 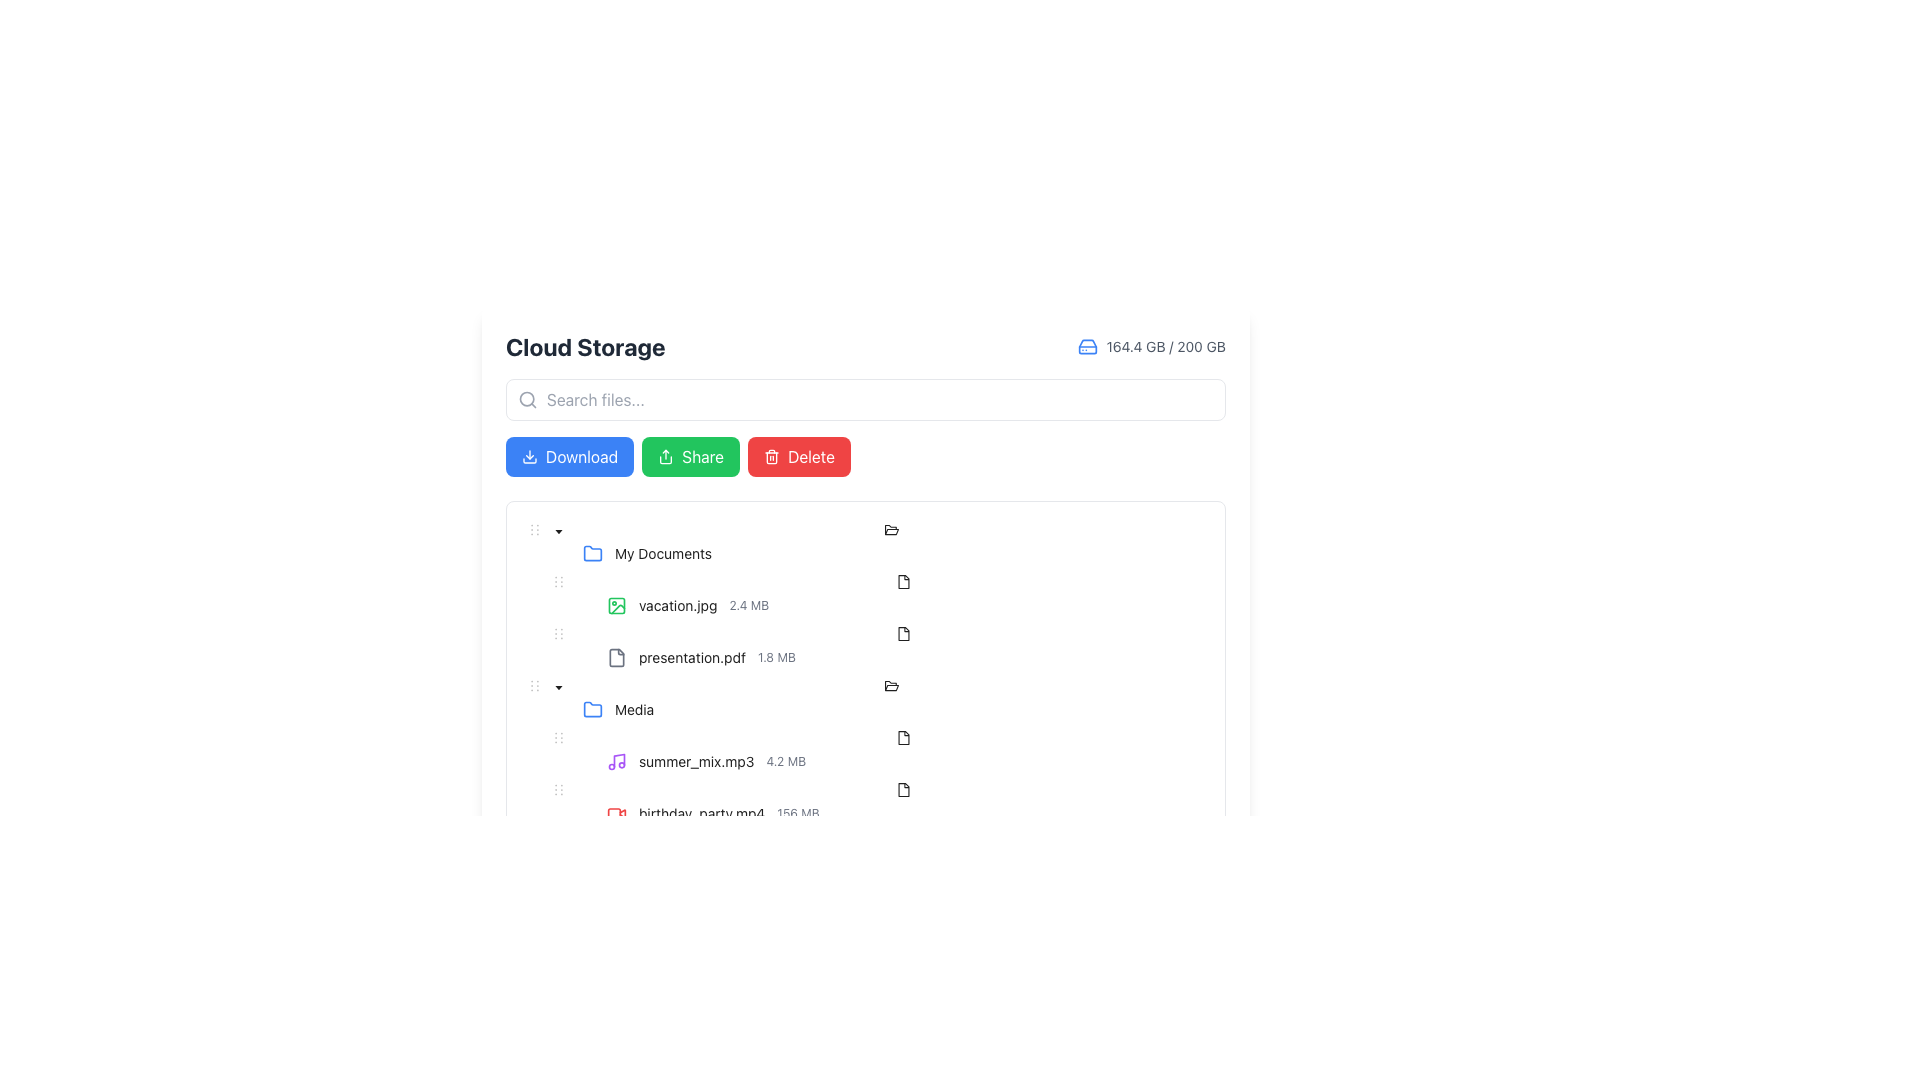 I want to click on the vertical stick section of the purple musical note icon, which is slanting slightly to the right and located in the Media folder item, so click(x=618, y=760).